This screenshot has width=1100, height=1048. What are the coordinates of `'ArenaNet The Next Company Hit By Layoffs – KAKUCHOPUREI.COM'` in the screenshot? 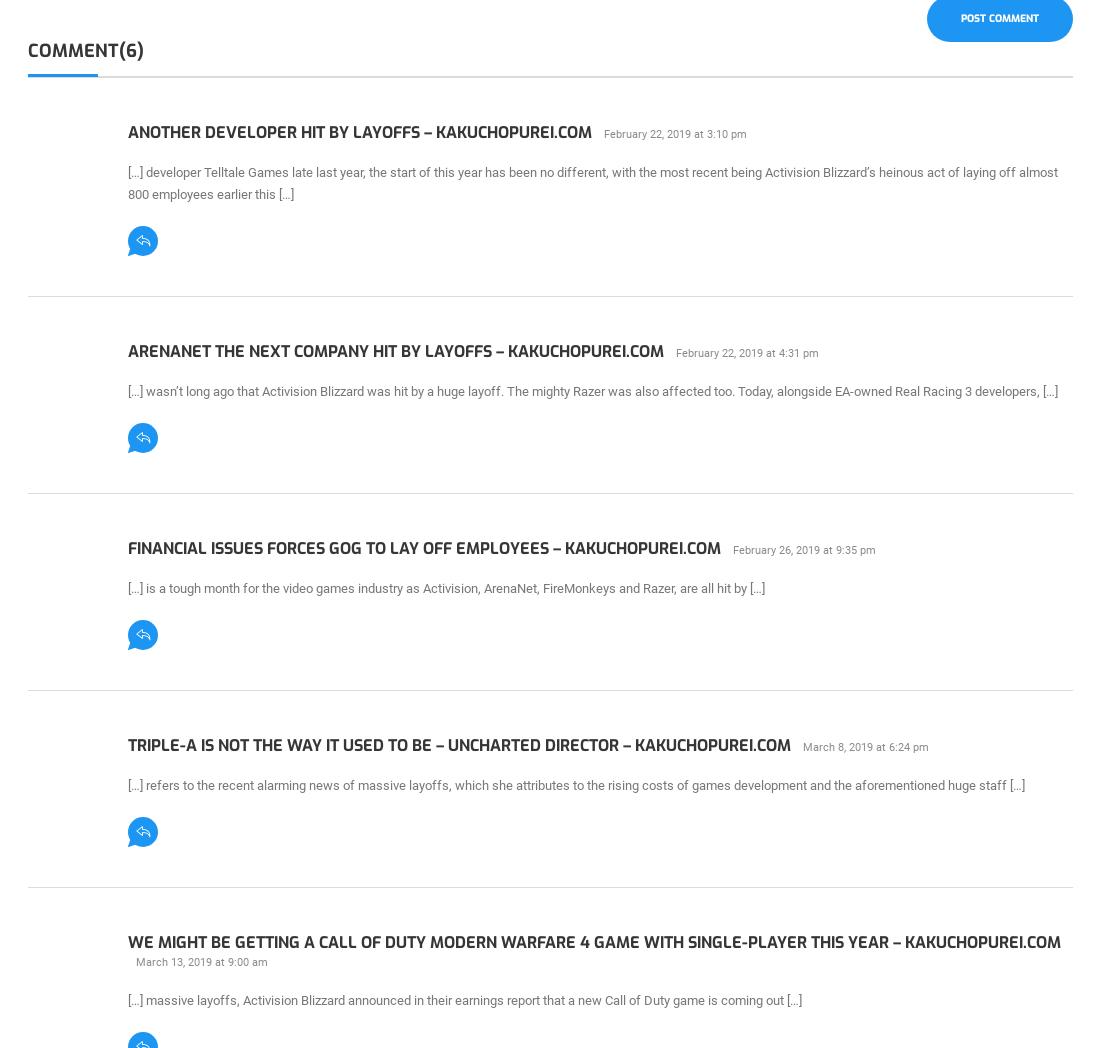 It's located at (127, 349).